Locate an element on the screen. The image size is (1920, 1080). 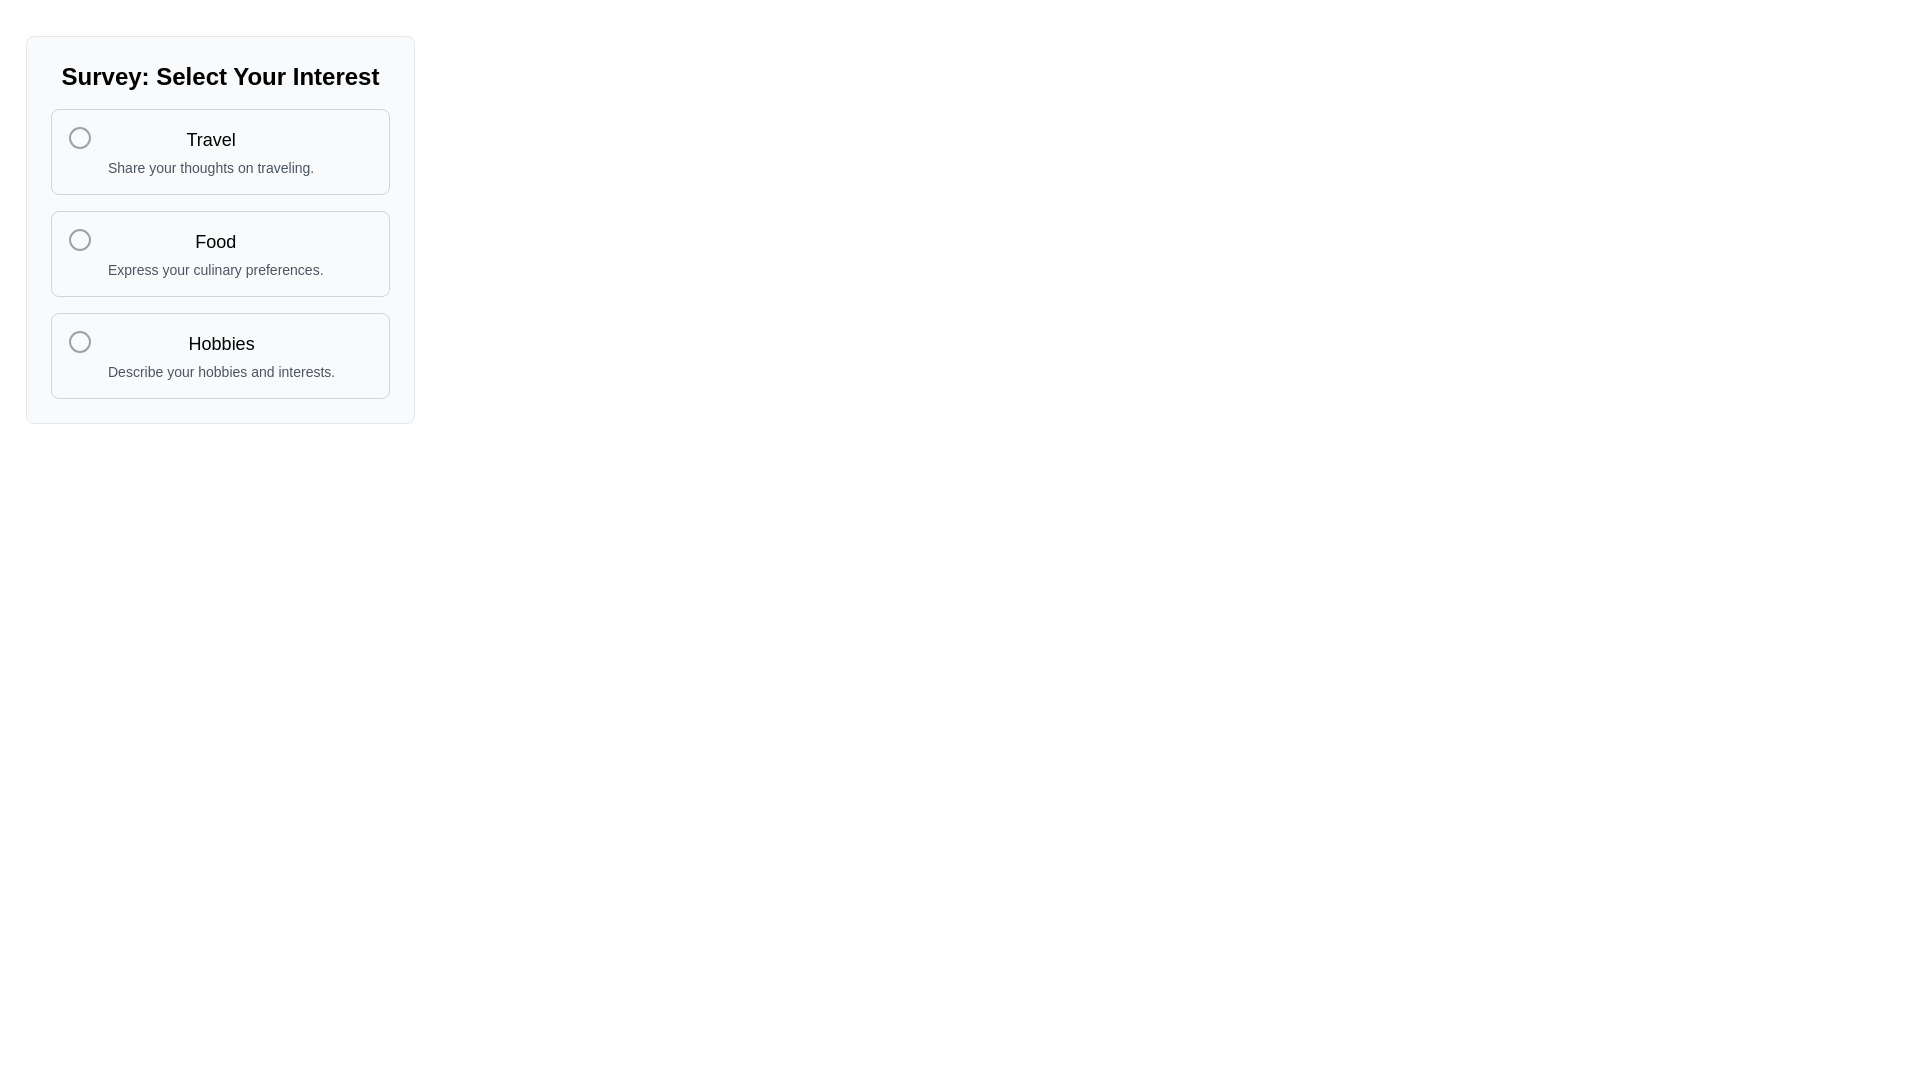
the radio button indicator for the 'Food' option to trigger a visual response is located at coordinates (80, 238).